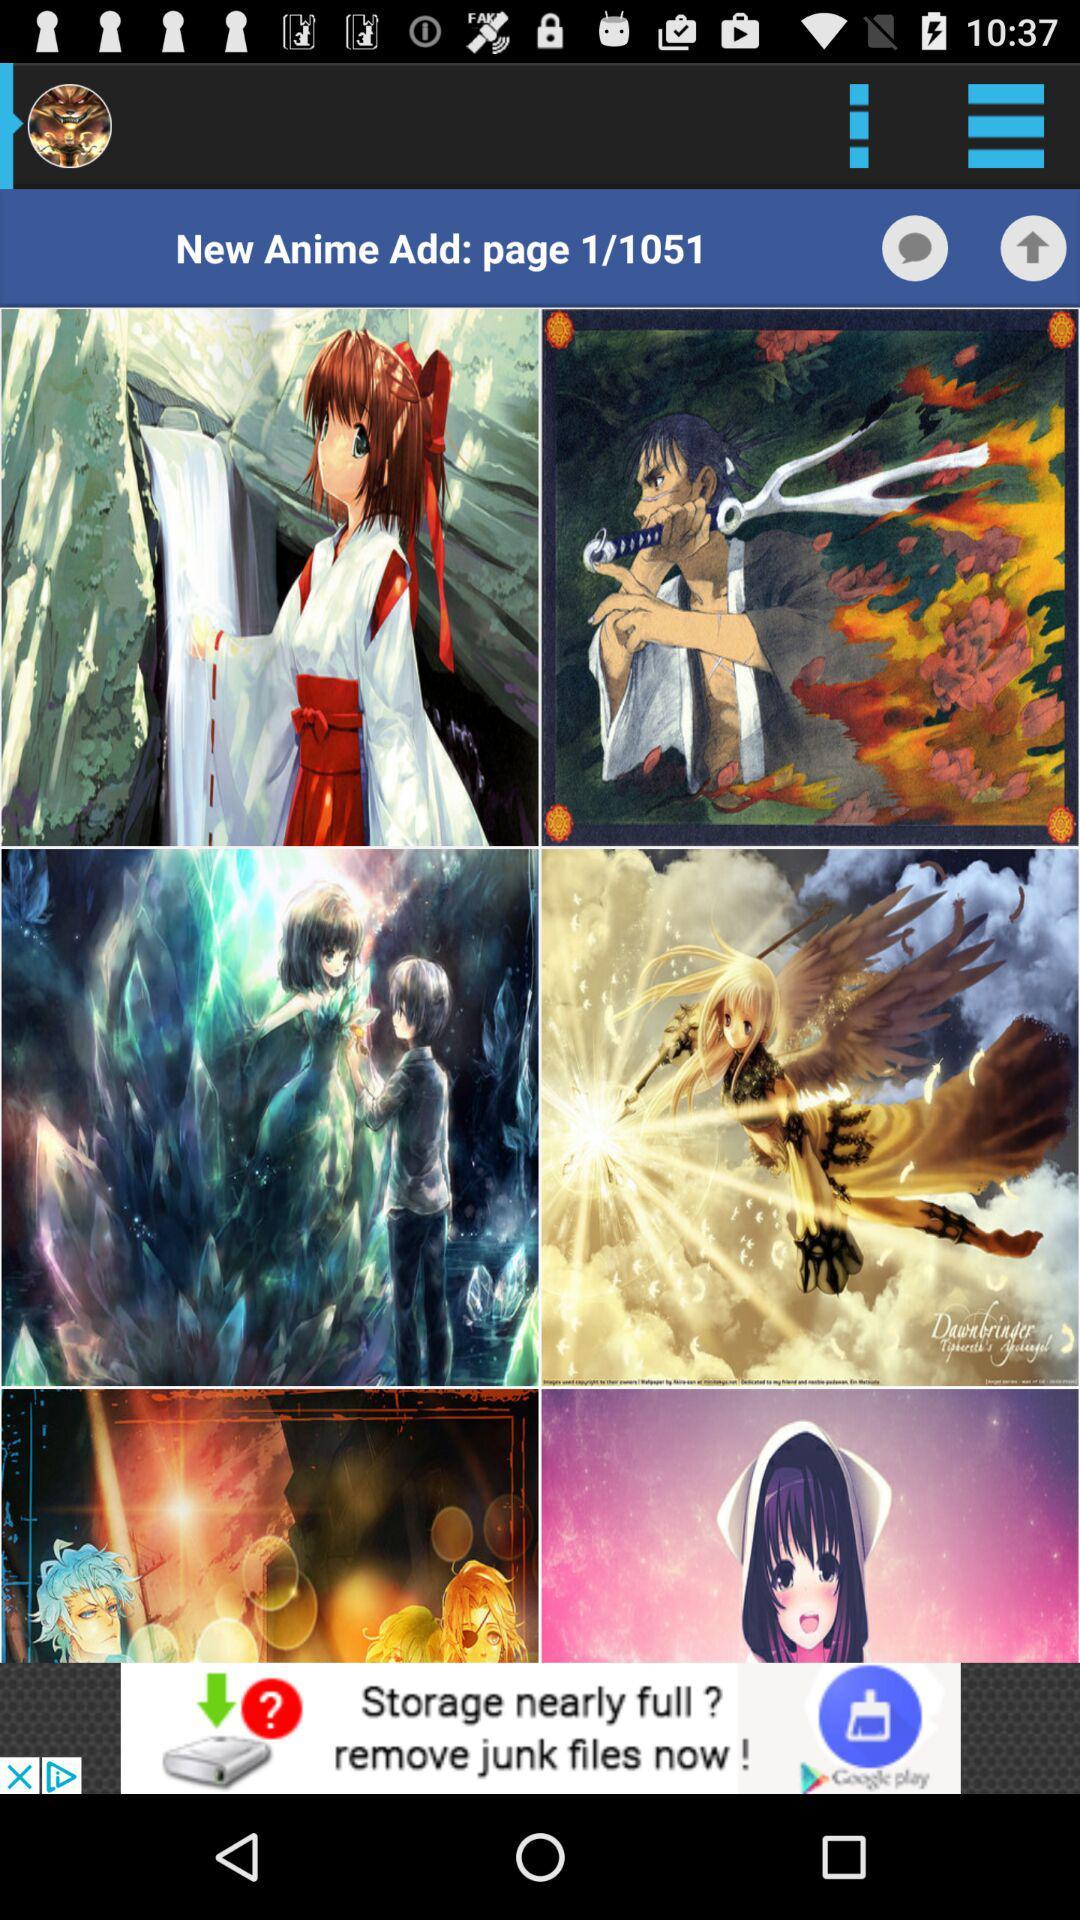 This screenshot has width=1080, height=1920. Describe the element at coordinates (1033, 247) in the screenshot. I see `go up` at that location.